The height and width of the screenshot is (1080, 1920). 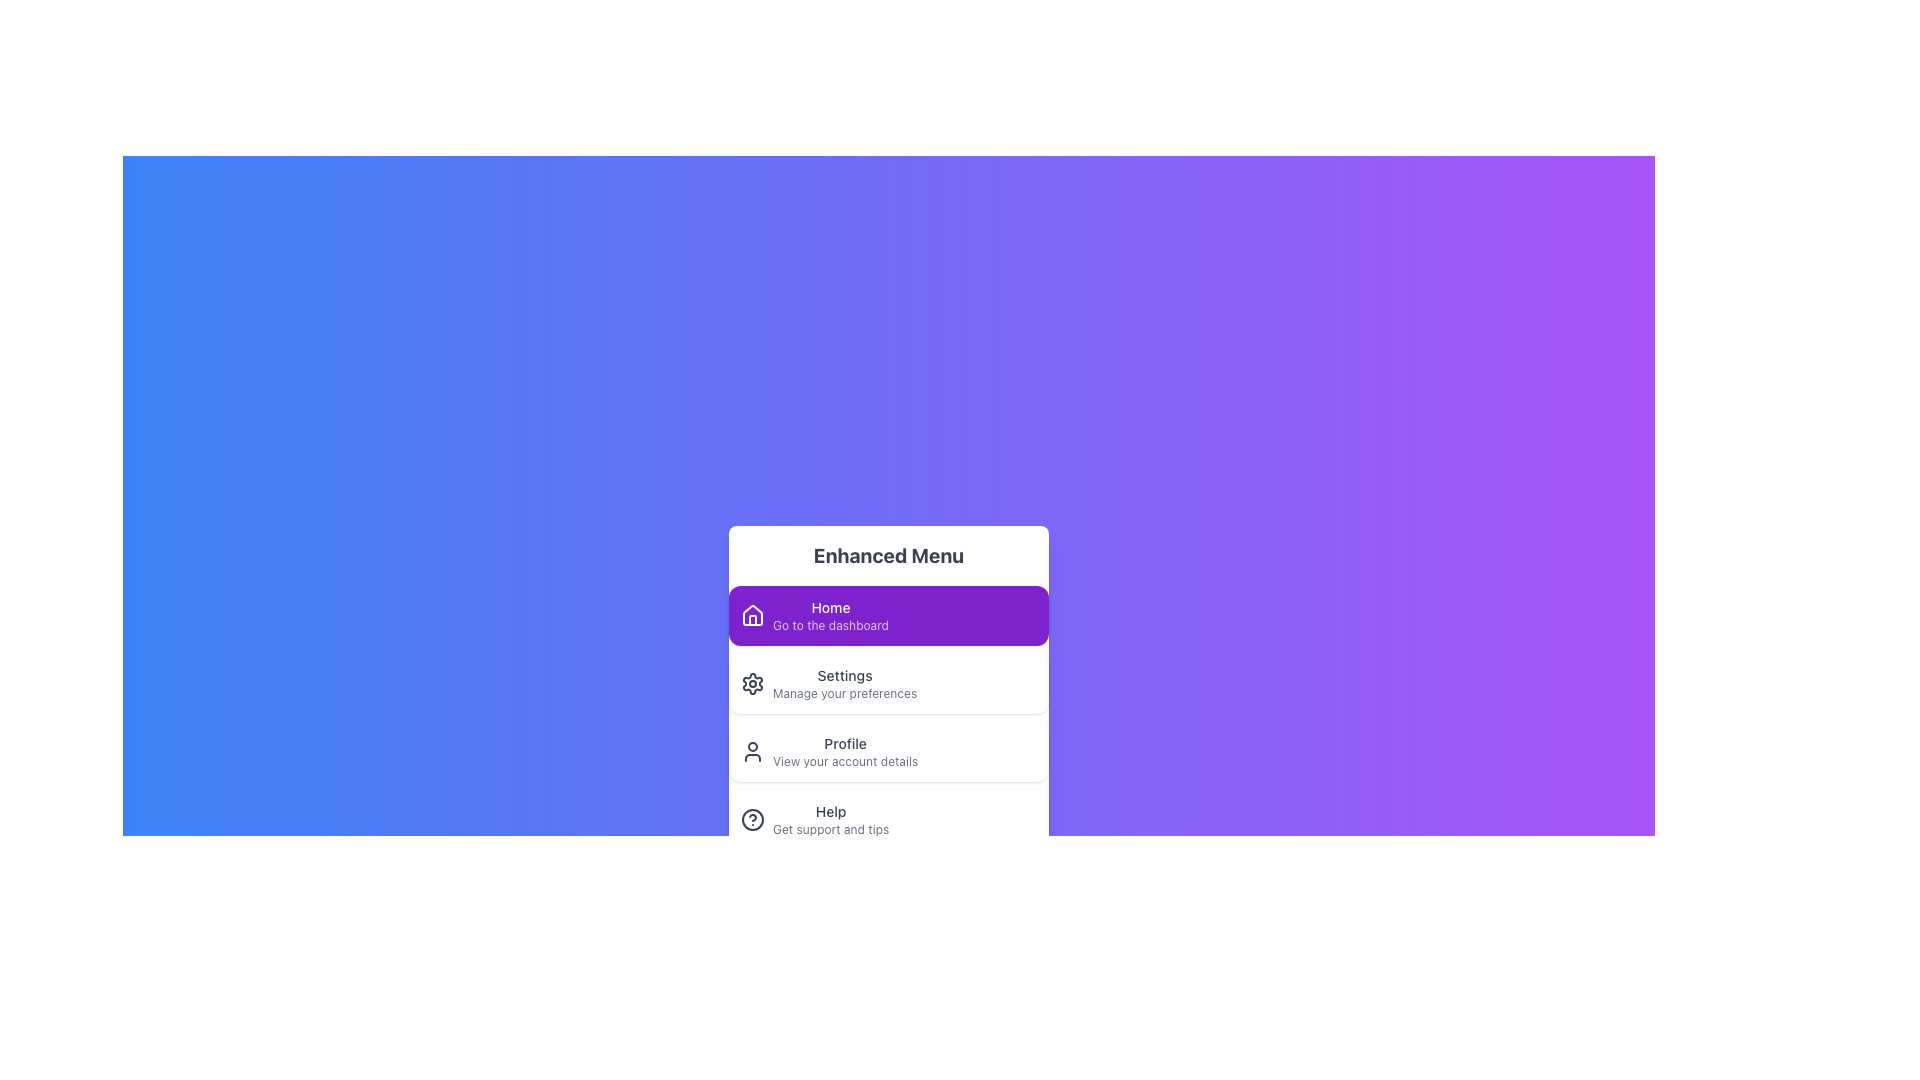 I want to click on the descriptive subtitle Text Label that provides additional information for the 'Help' menu option, located below the main options and adjacent to the 'Help' icon, so click(x=831, y=829).